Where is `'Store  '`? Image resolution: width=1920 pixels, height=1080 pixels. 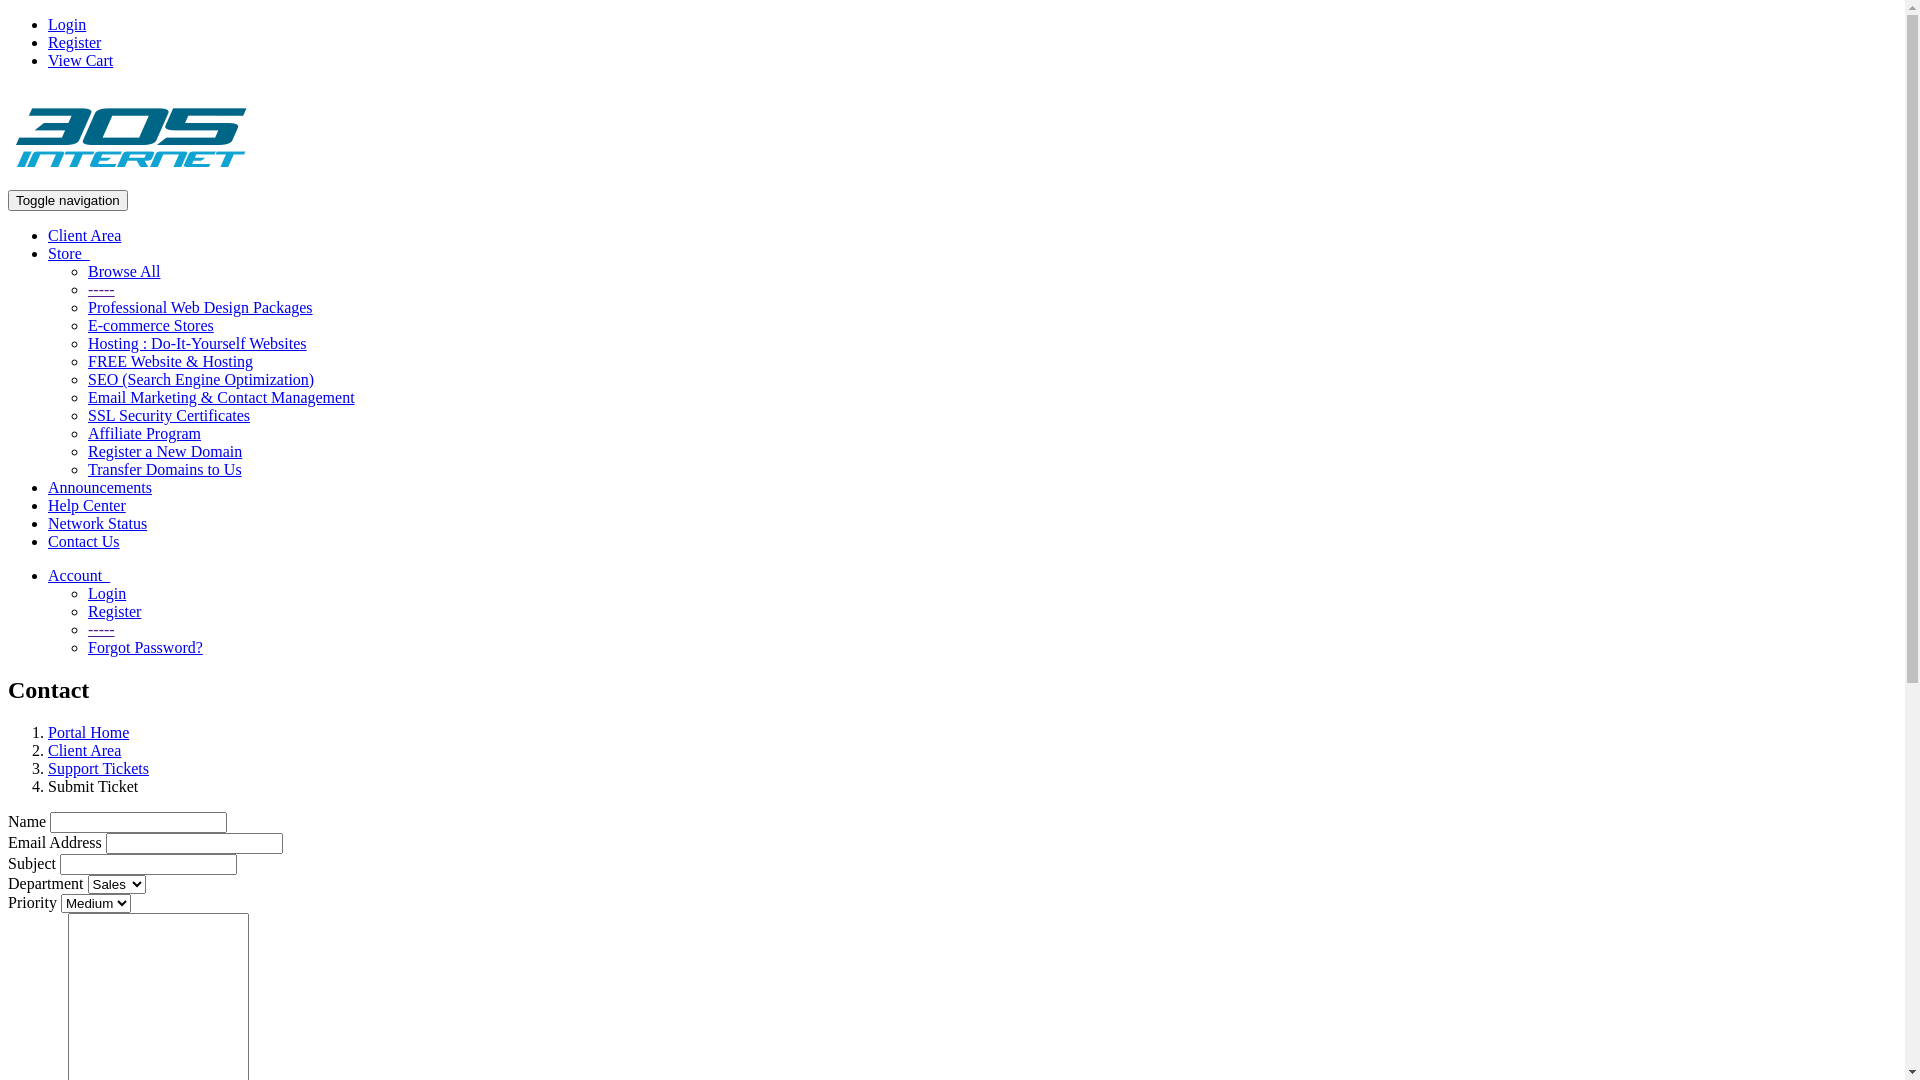
'Store  ' is located at coordinates (68, 252).